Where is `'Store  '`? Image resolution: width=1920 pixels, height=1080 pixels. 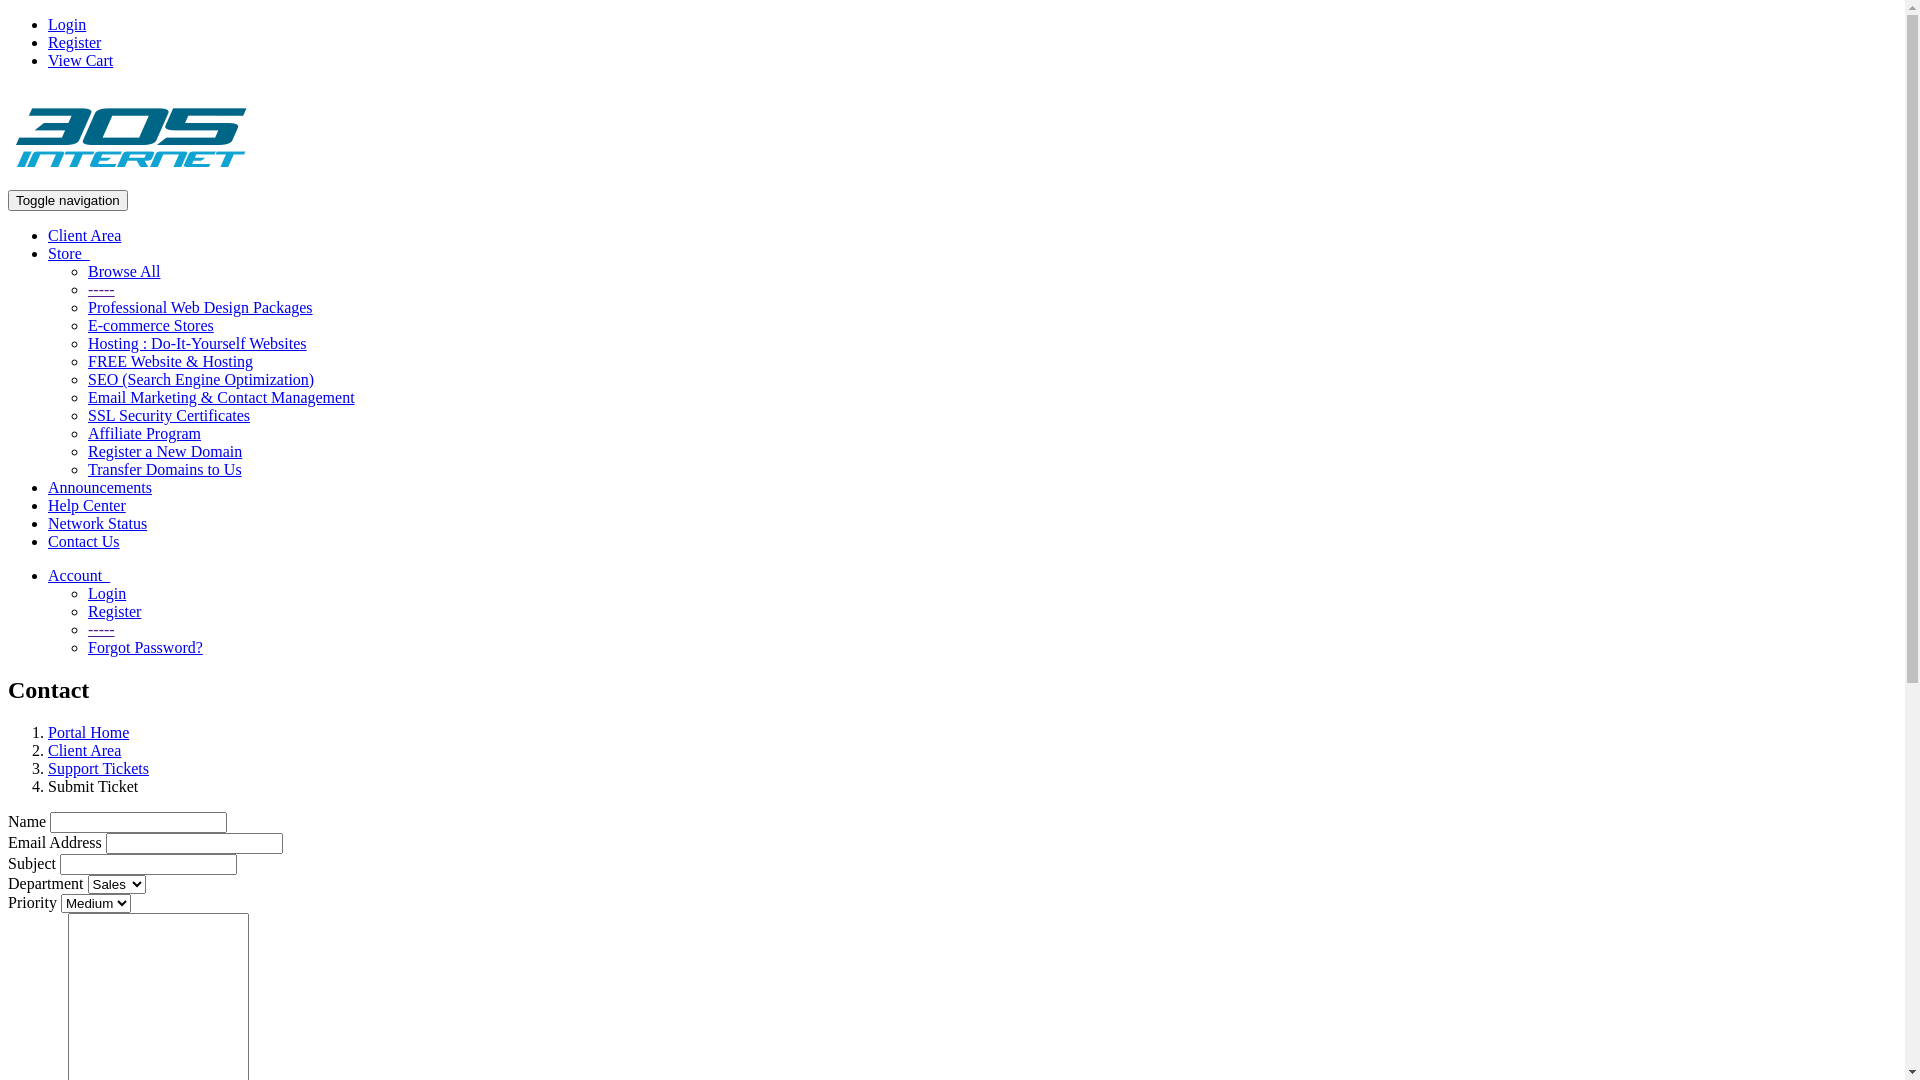
'Store  ' is located at coordinates (68, 252).